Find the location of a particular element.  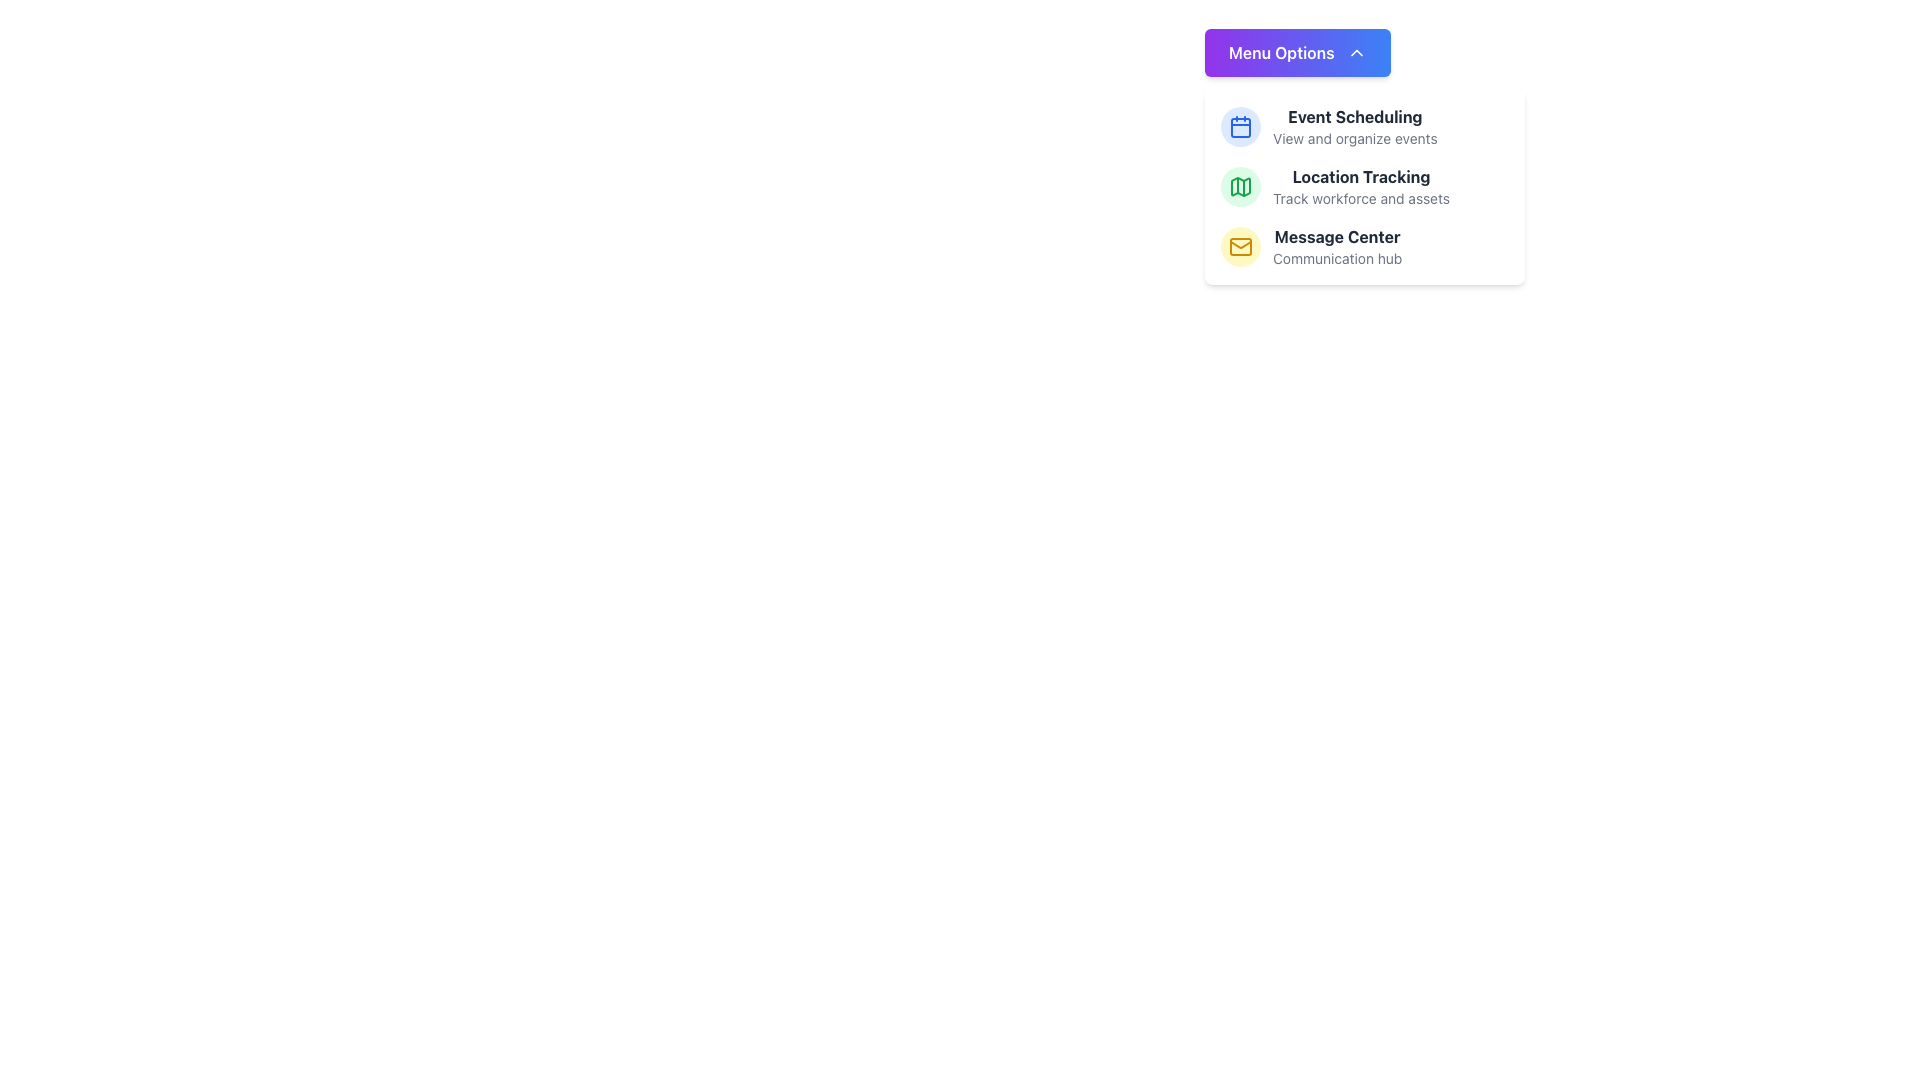

the icon located at the top-right of the 'Menu Options' button, which indicates the ability to minimize or close the dropdown menu is located at coordinates (1356, 52).